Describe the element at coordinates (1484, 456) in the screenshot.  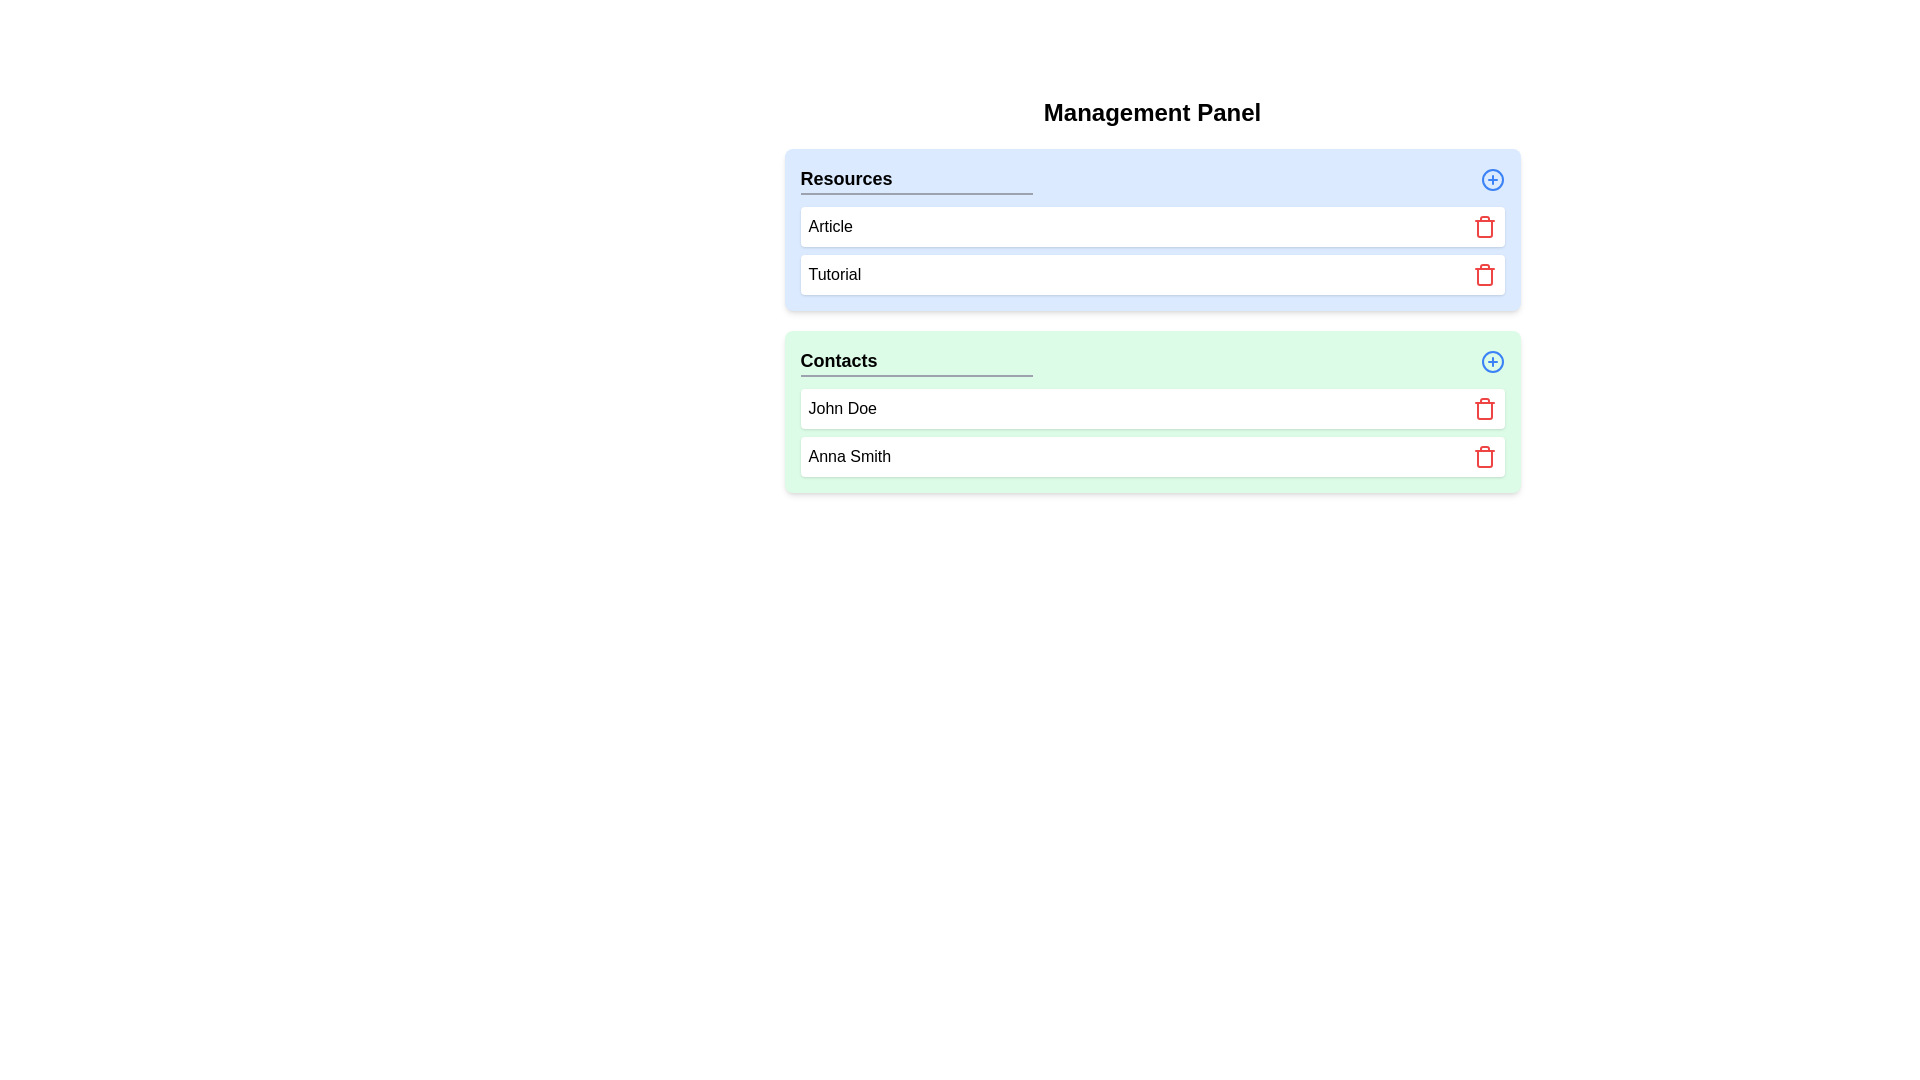
I see `the delete button for the element Anna Smith in the category Contacts` at that location.